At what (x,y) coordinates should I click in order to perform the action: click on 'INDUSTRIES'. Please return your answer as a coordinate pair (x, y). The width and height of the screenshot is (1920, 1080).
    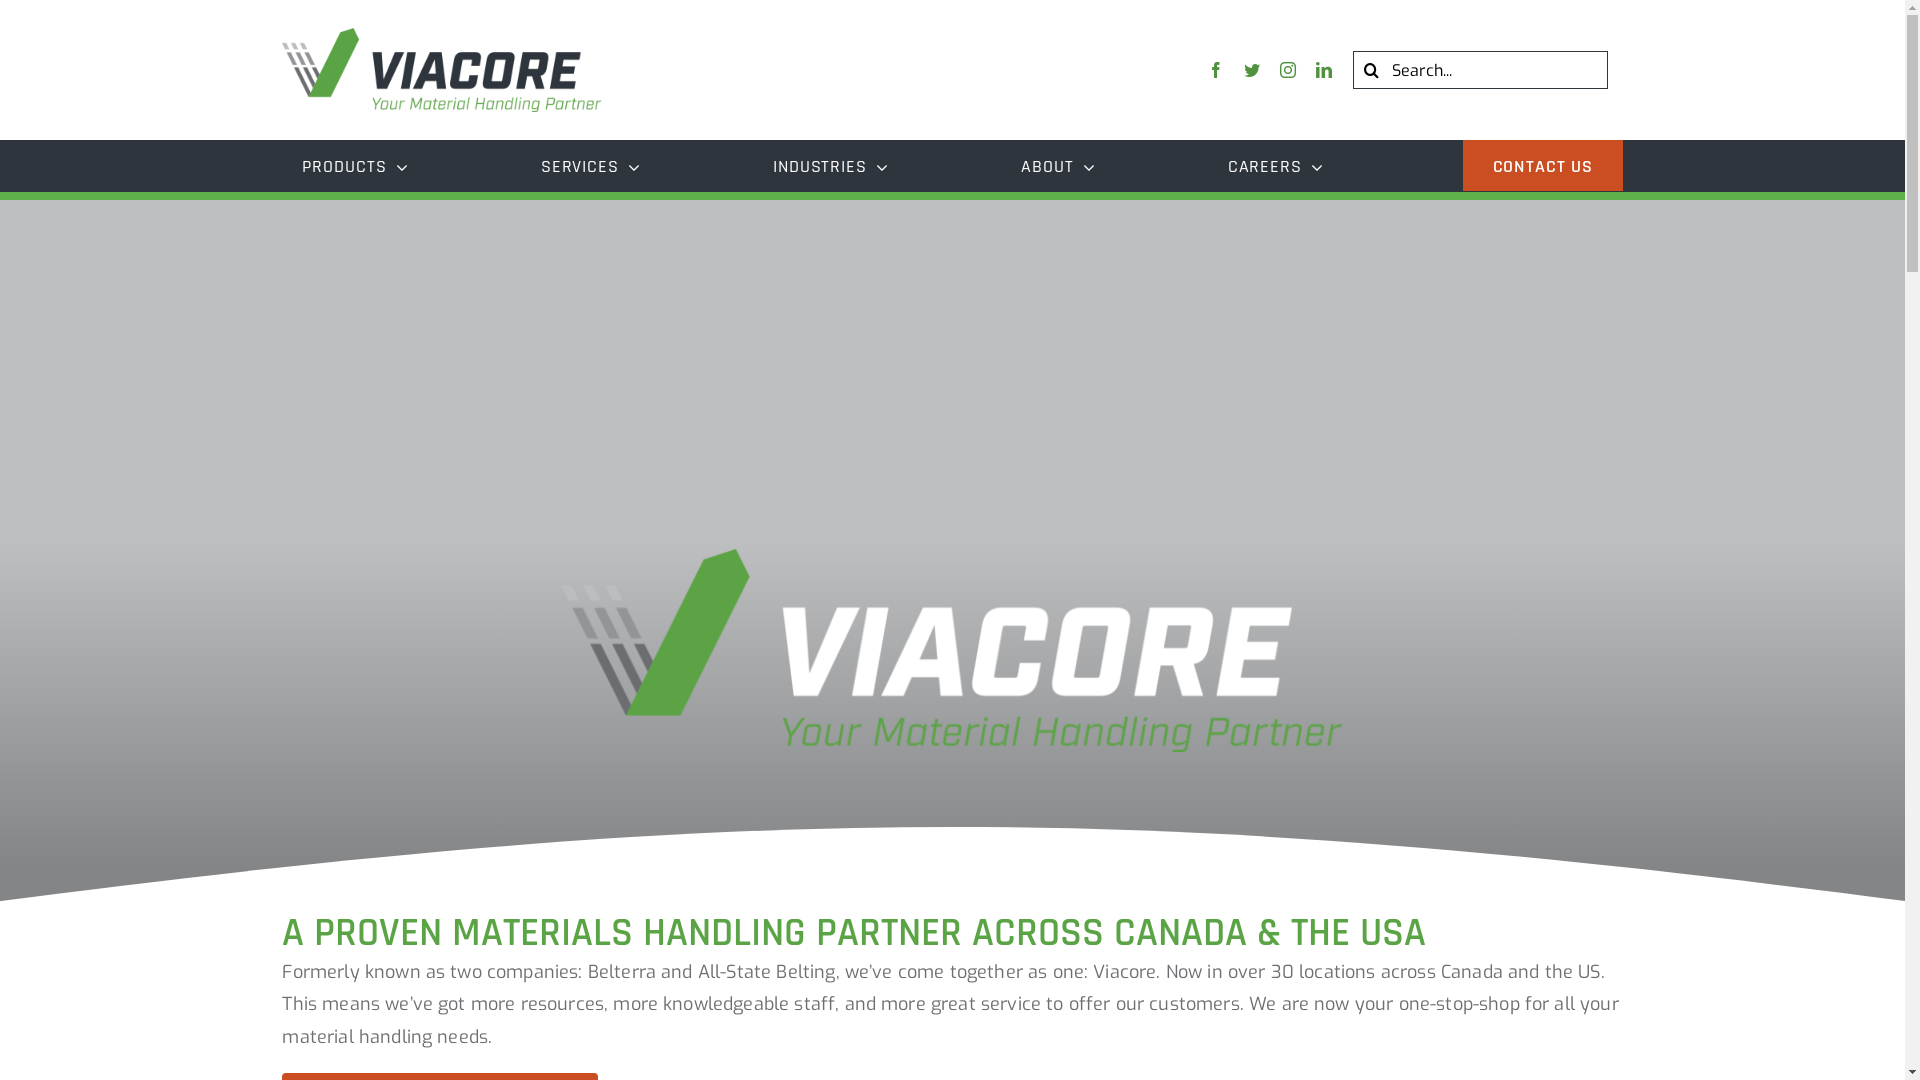
    Looking at the image, I should click on (752, 164).